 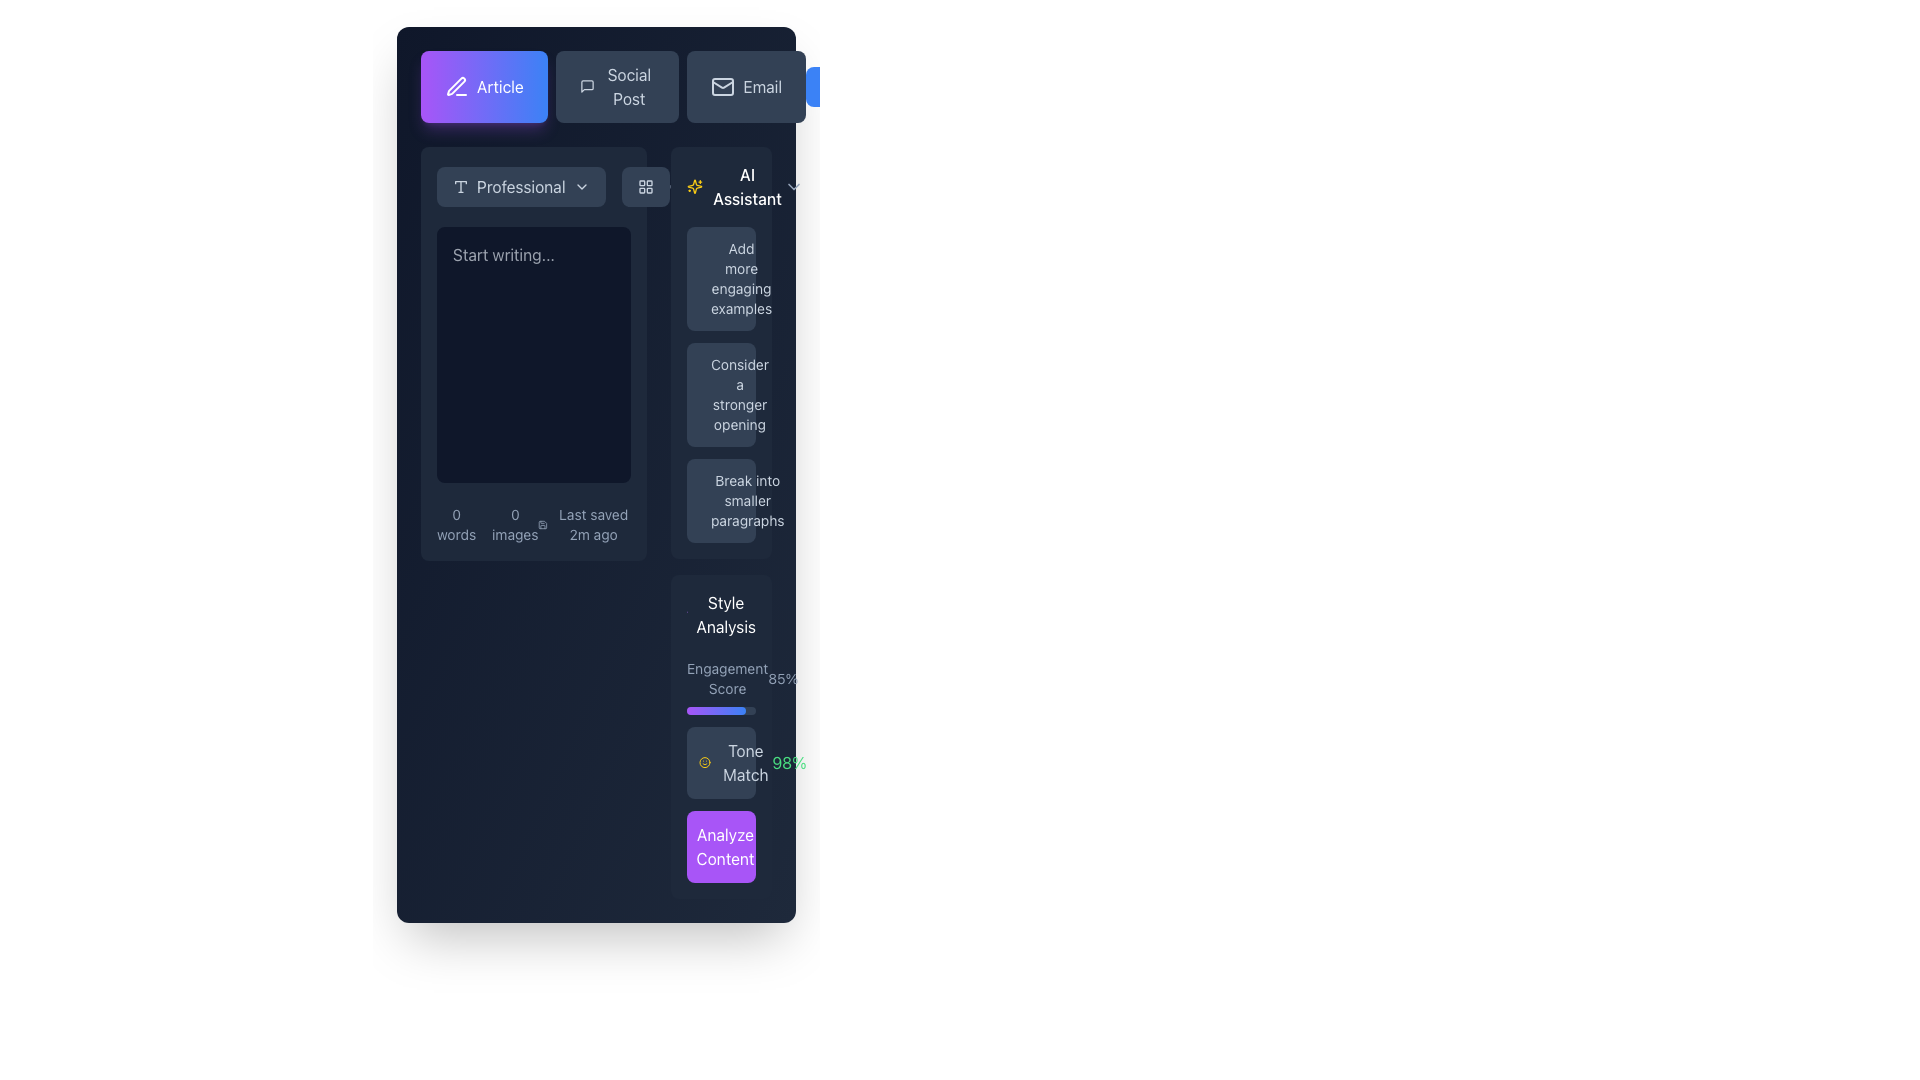 What do you see at coordinates (695, 186) in the screenshot?
I see `the central starburst shape within the sparkle icon of the 'AI Assistant' label, which enhances its visual appeal and signifies its importance` at bounding box center [695, 186].